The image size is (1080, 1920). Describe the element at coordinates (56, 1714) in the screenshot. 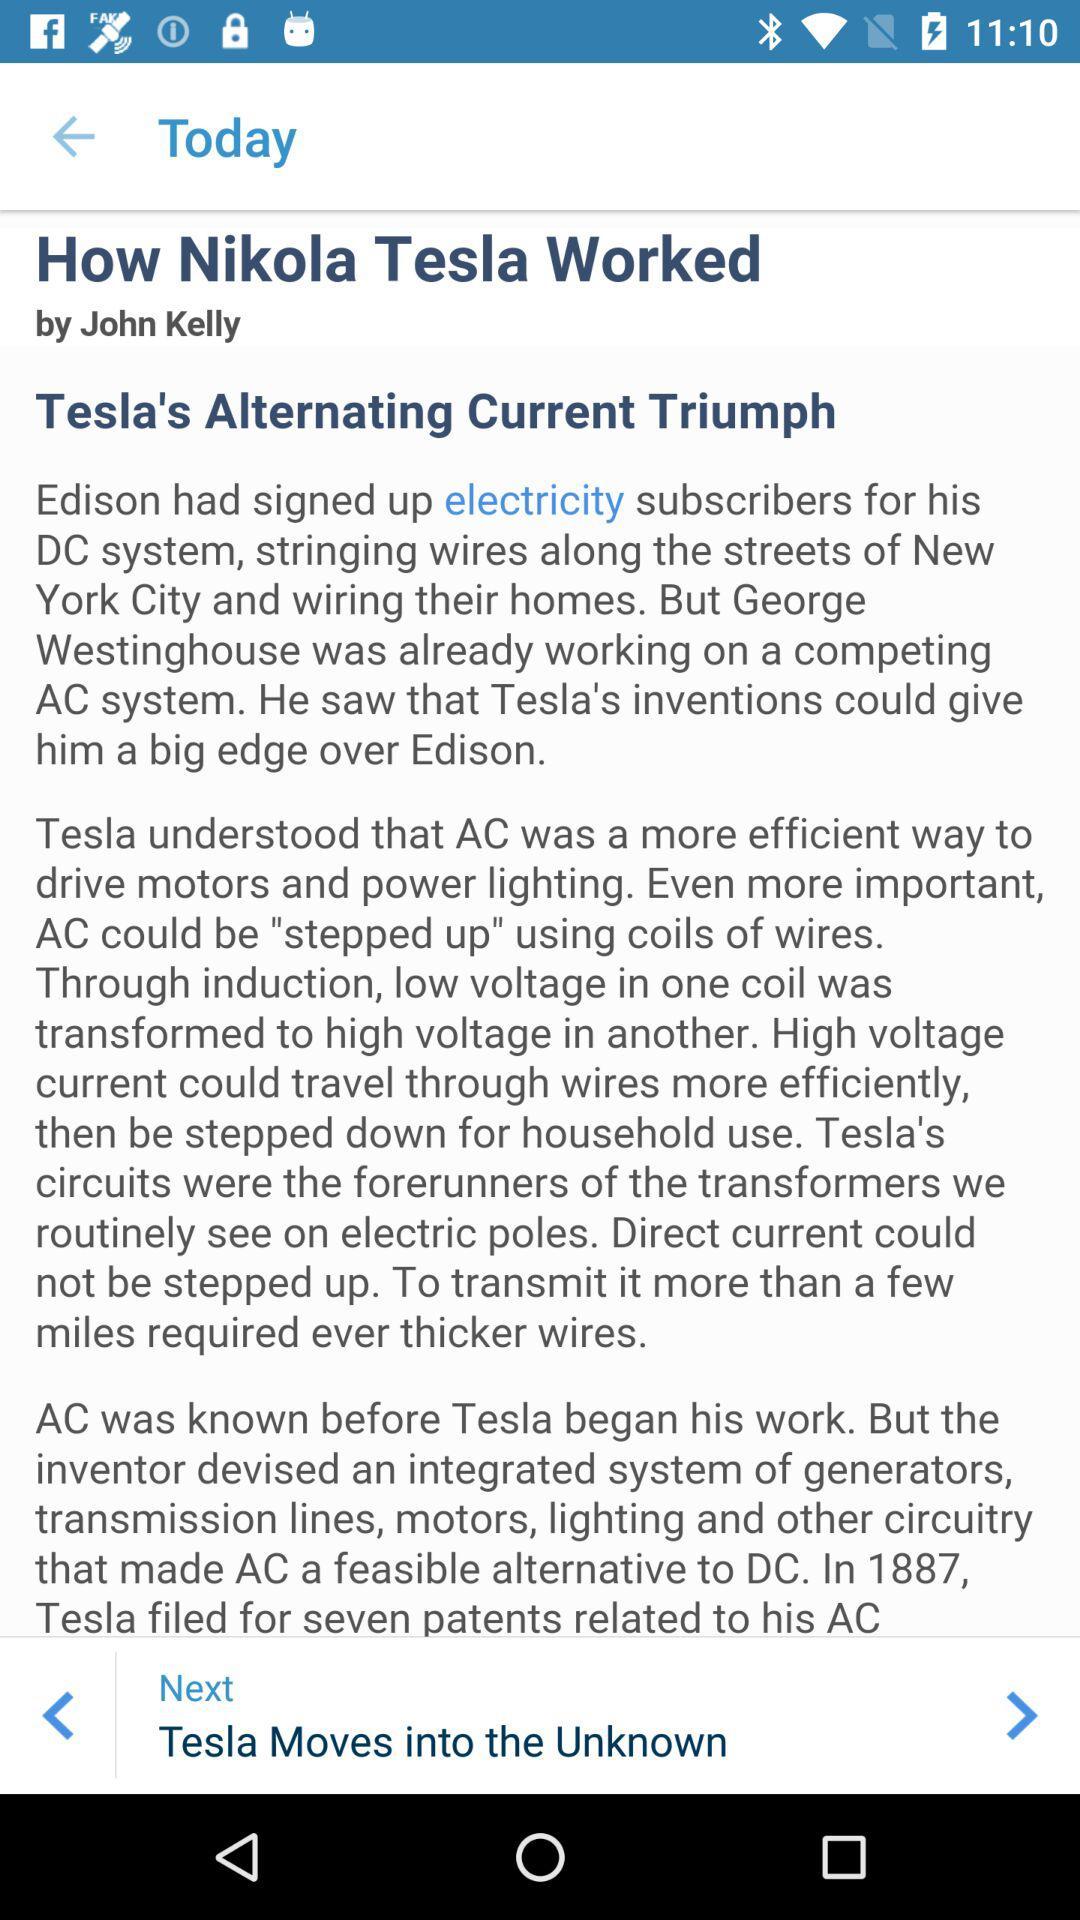

I see `the arrow_backward icon` at that location.